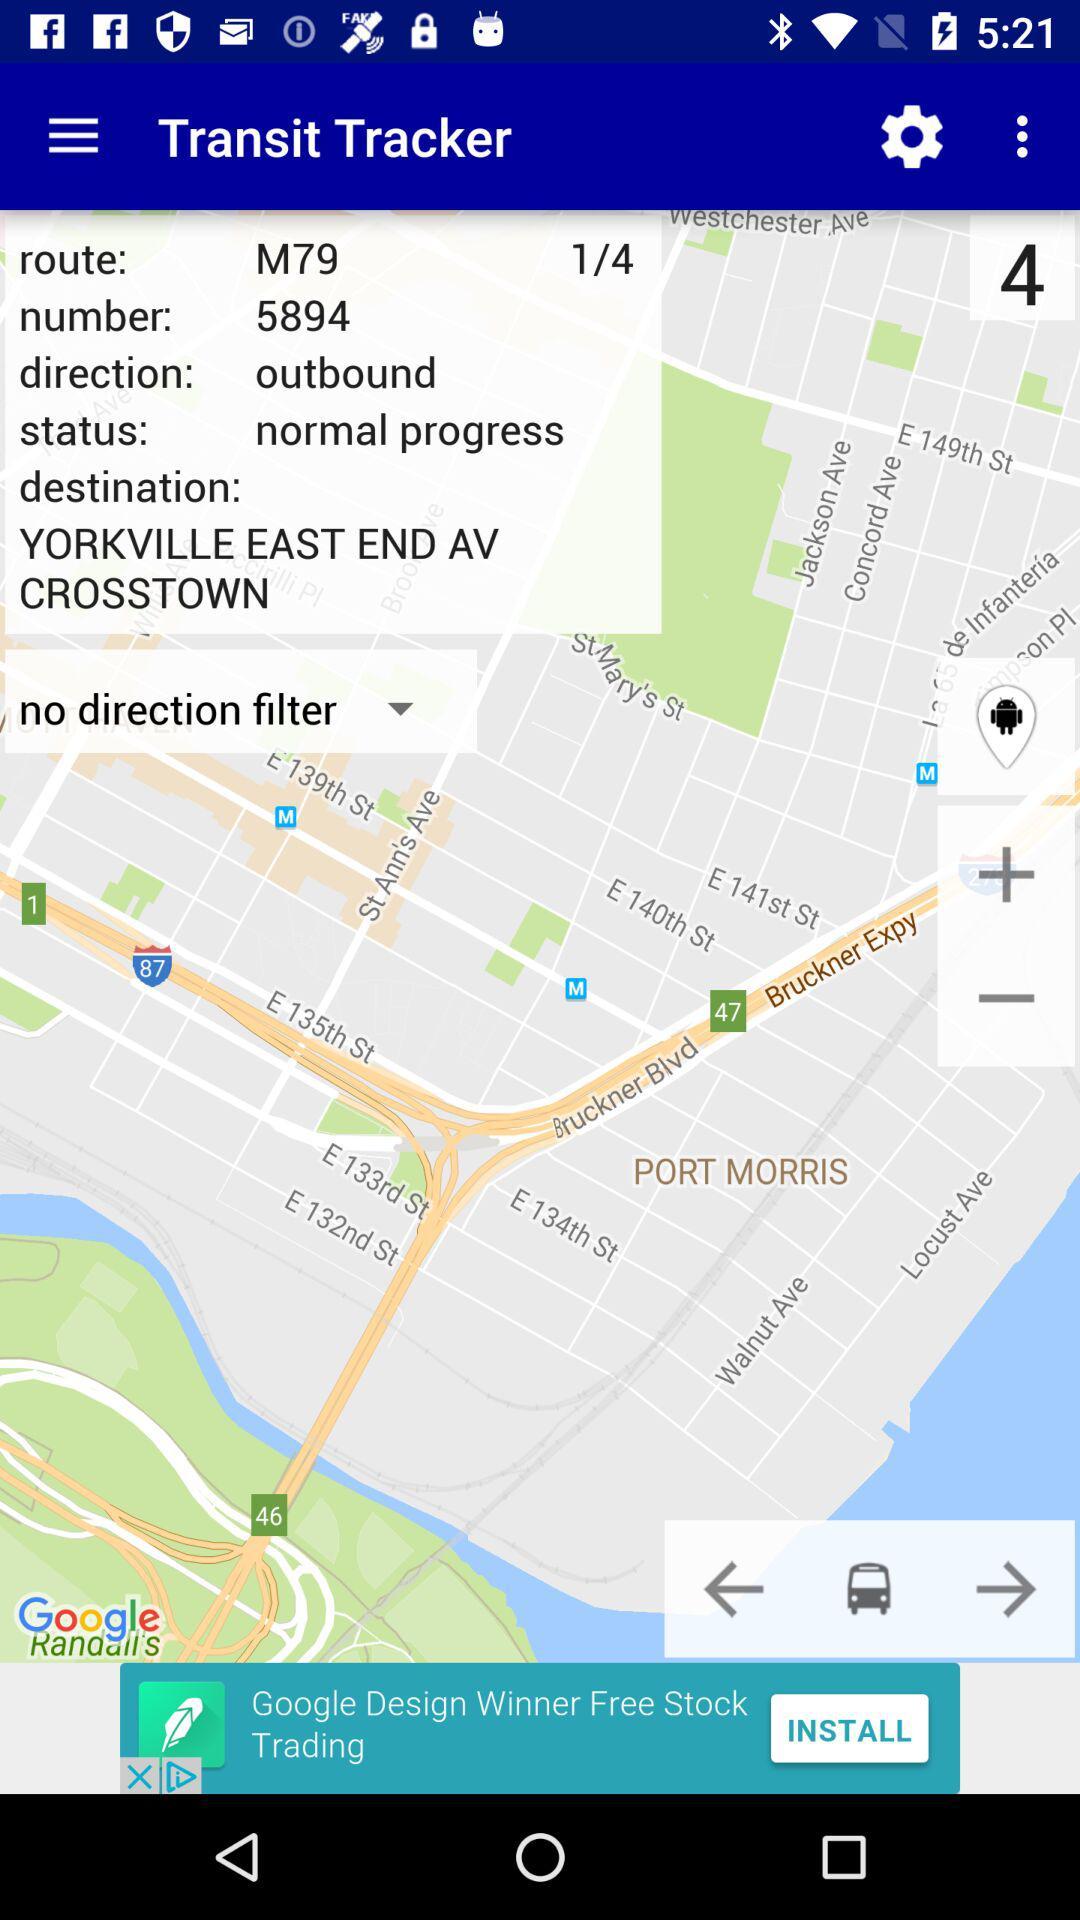 This screenshot has height=1920, width=1080. Describe the element at coordinates (1006, 1587) in the screenshot. I see `the arrow_forward icon` at that location.